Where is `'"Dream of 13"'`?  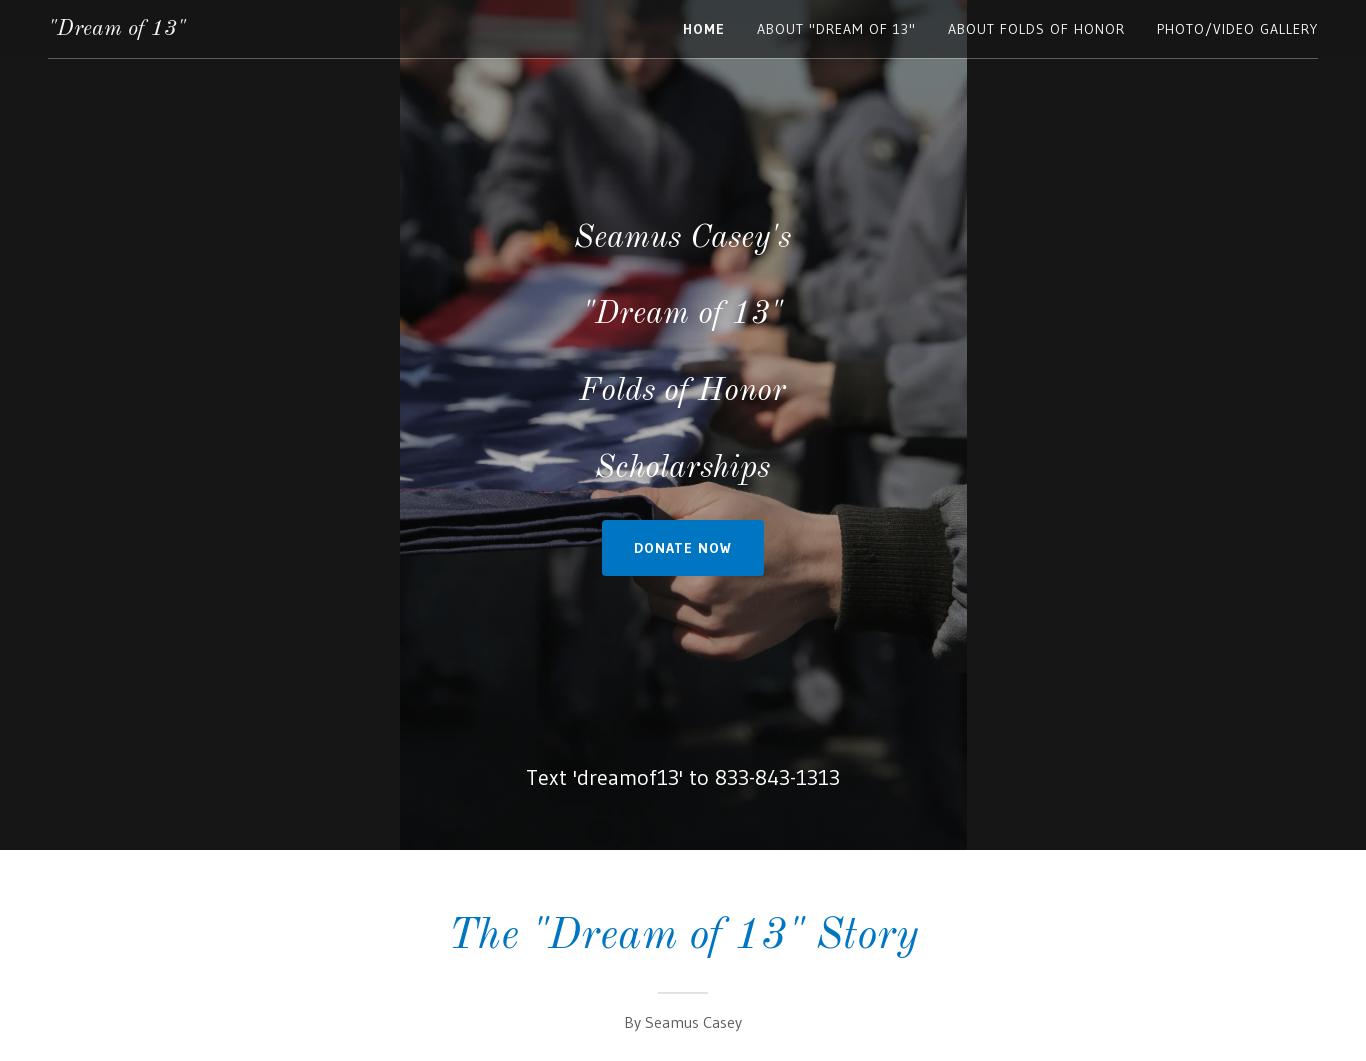 '"Dream of 13"' is located at coordinates (116, 28).